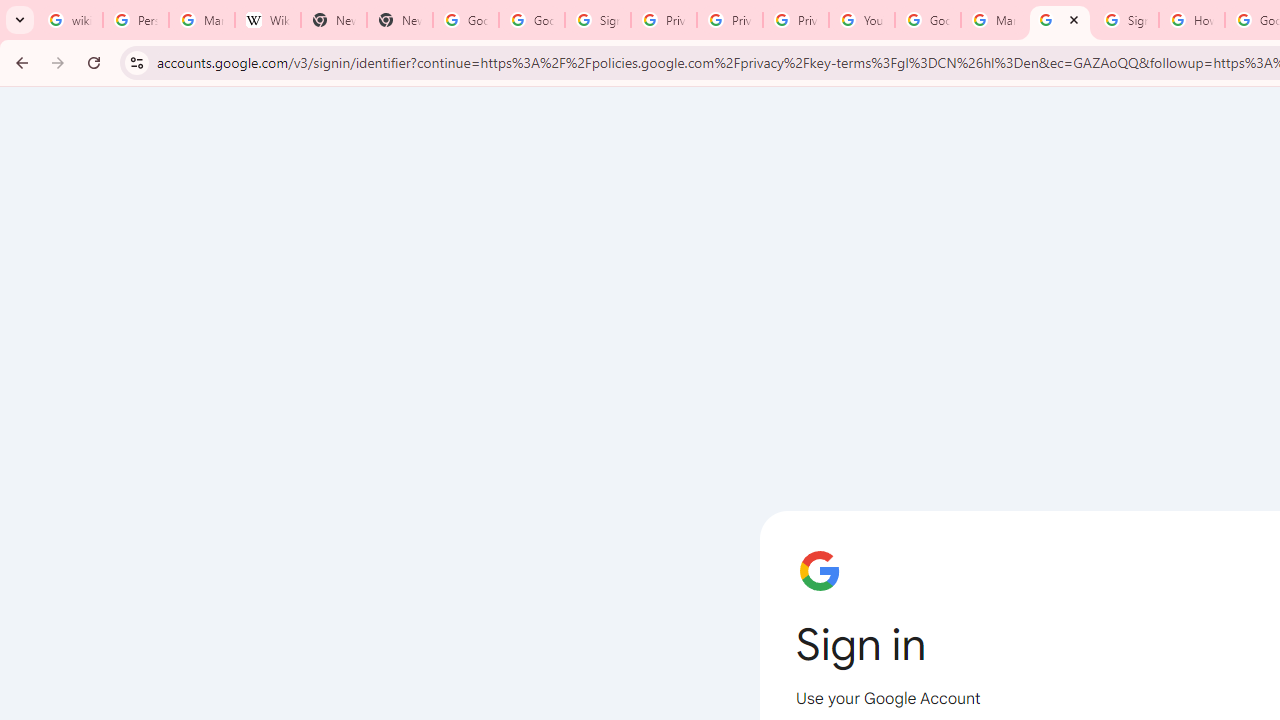 This screenshot has height=720, width=1280. What do you see at coordinates (134, 20) in the screenshot?
I see `'Personalization & Google Search results - Google Search Help'` at bounding box center [134, 20].